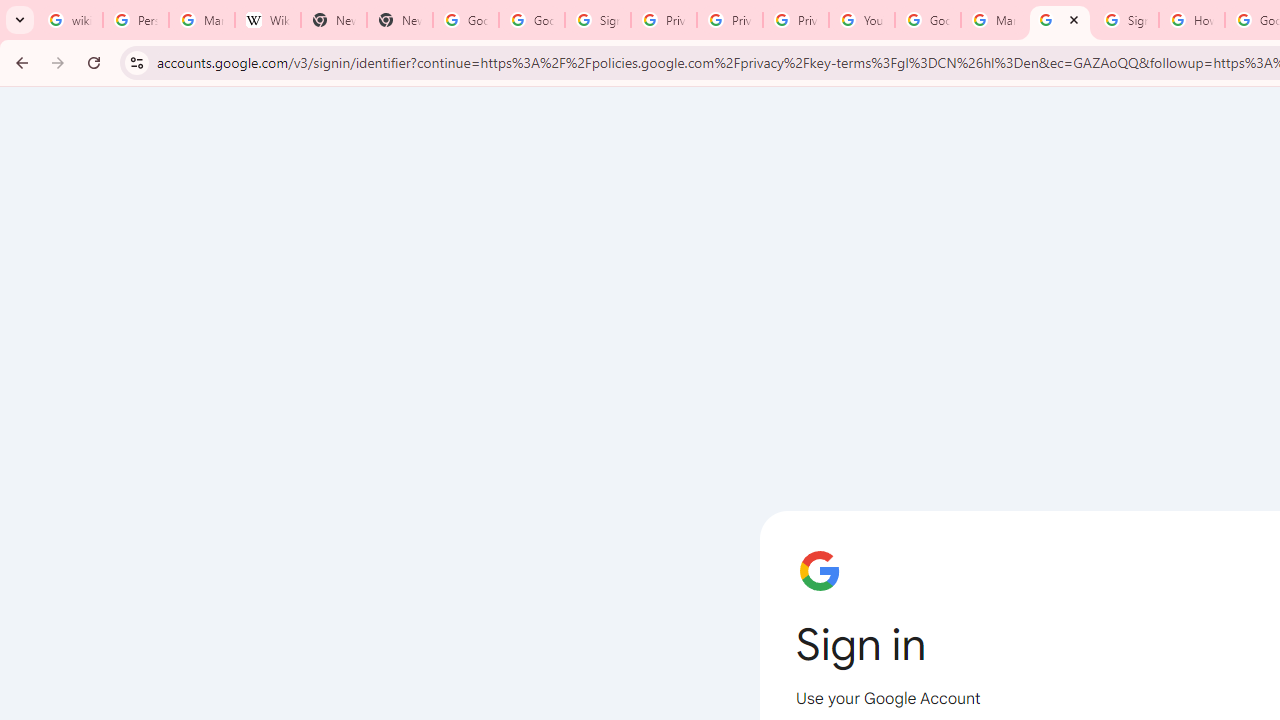 This screenshot has height=720, width=1280. What do you see at coordinates (134, 20) in the screenshot?
I see `'Personalization & Google Search results - Google Search Help'` at bounding box center [134, 20].